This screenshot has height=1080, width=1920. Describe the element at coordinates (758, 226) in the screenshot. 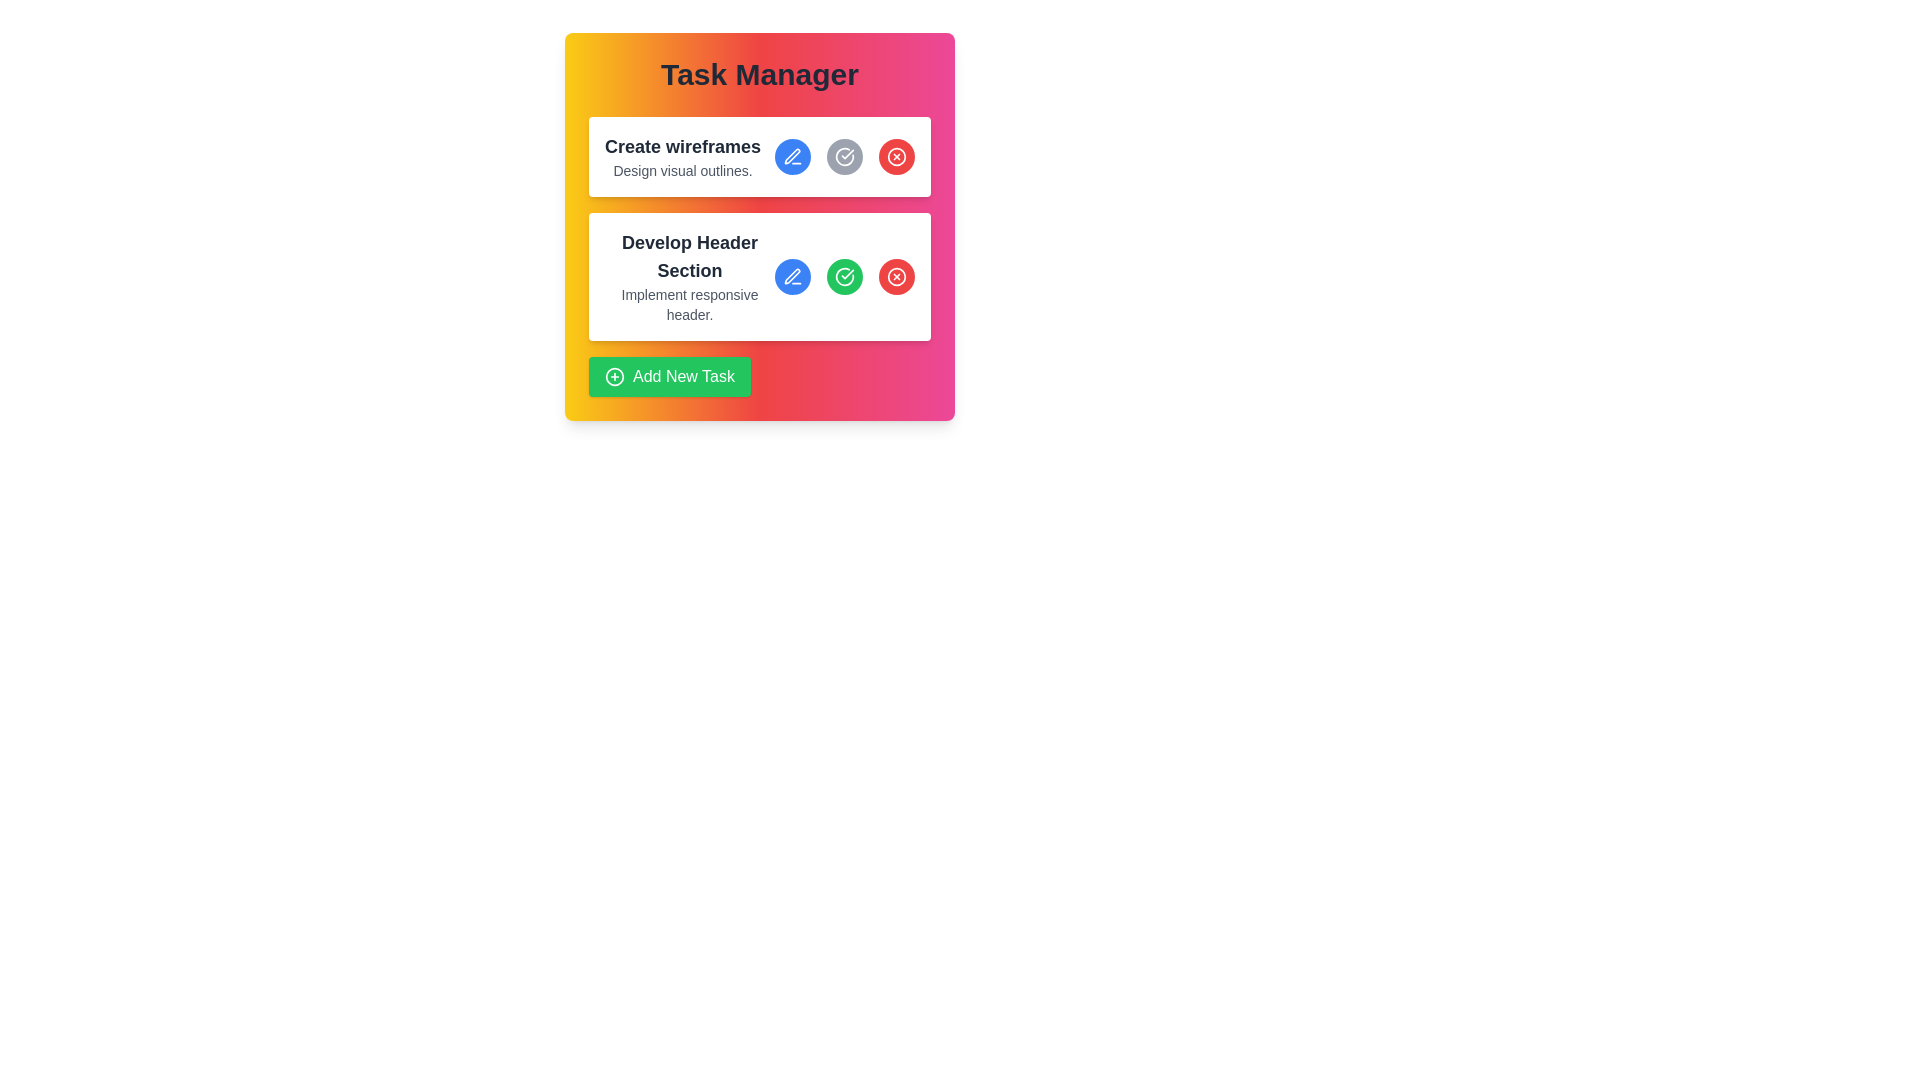

I see `the task title within the Task Manager card for detail view` at that location.